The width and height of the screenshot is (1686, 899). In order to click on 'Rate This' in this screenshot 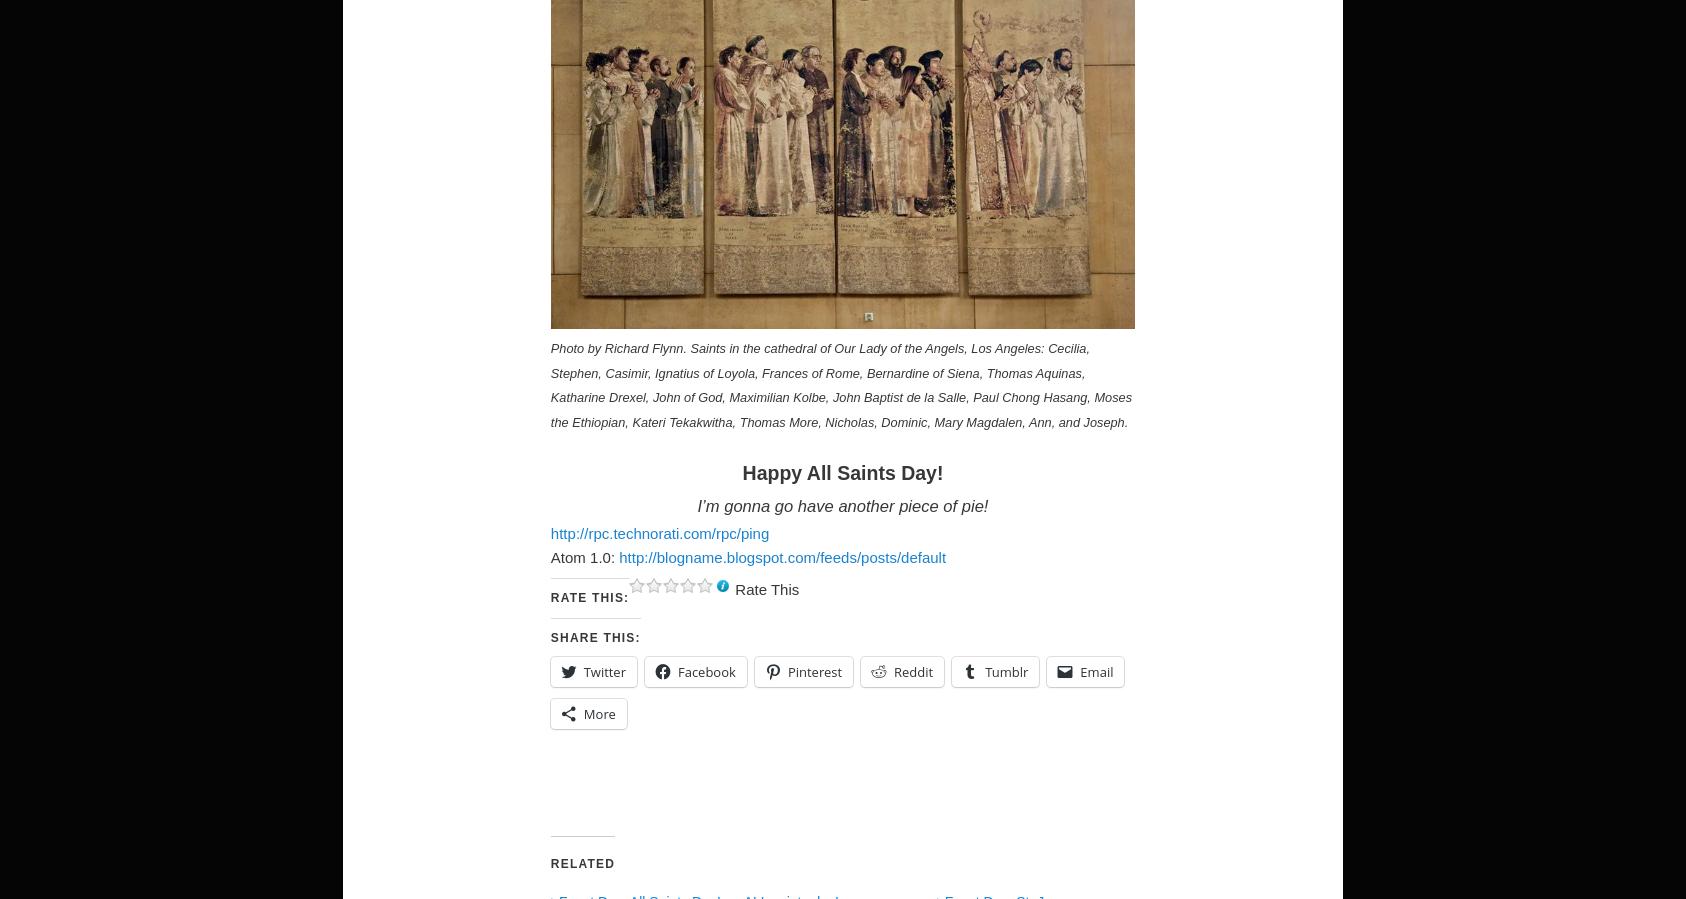, I will do `click(766, 588)`.